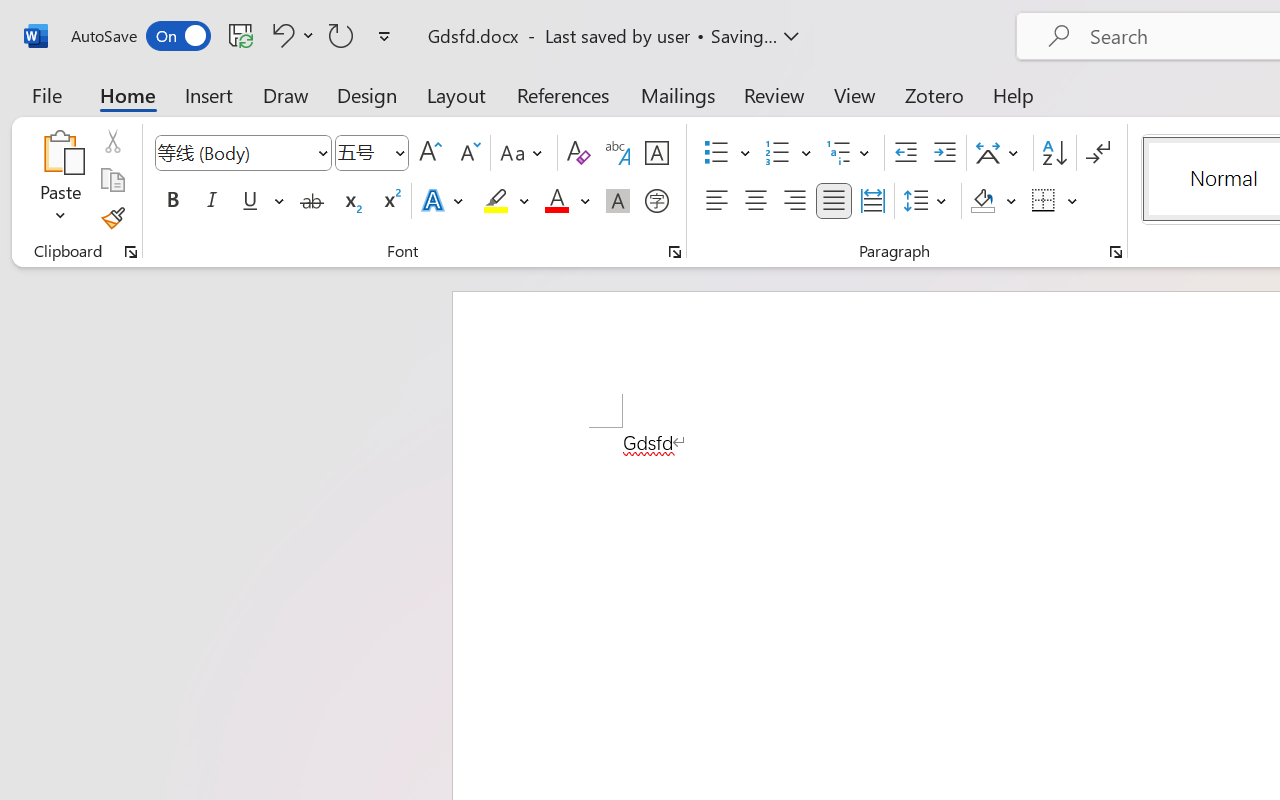  I want to click on 'Repeat Clear Formatting', so click(341, 34).